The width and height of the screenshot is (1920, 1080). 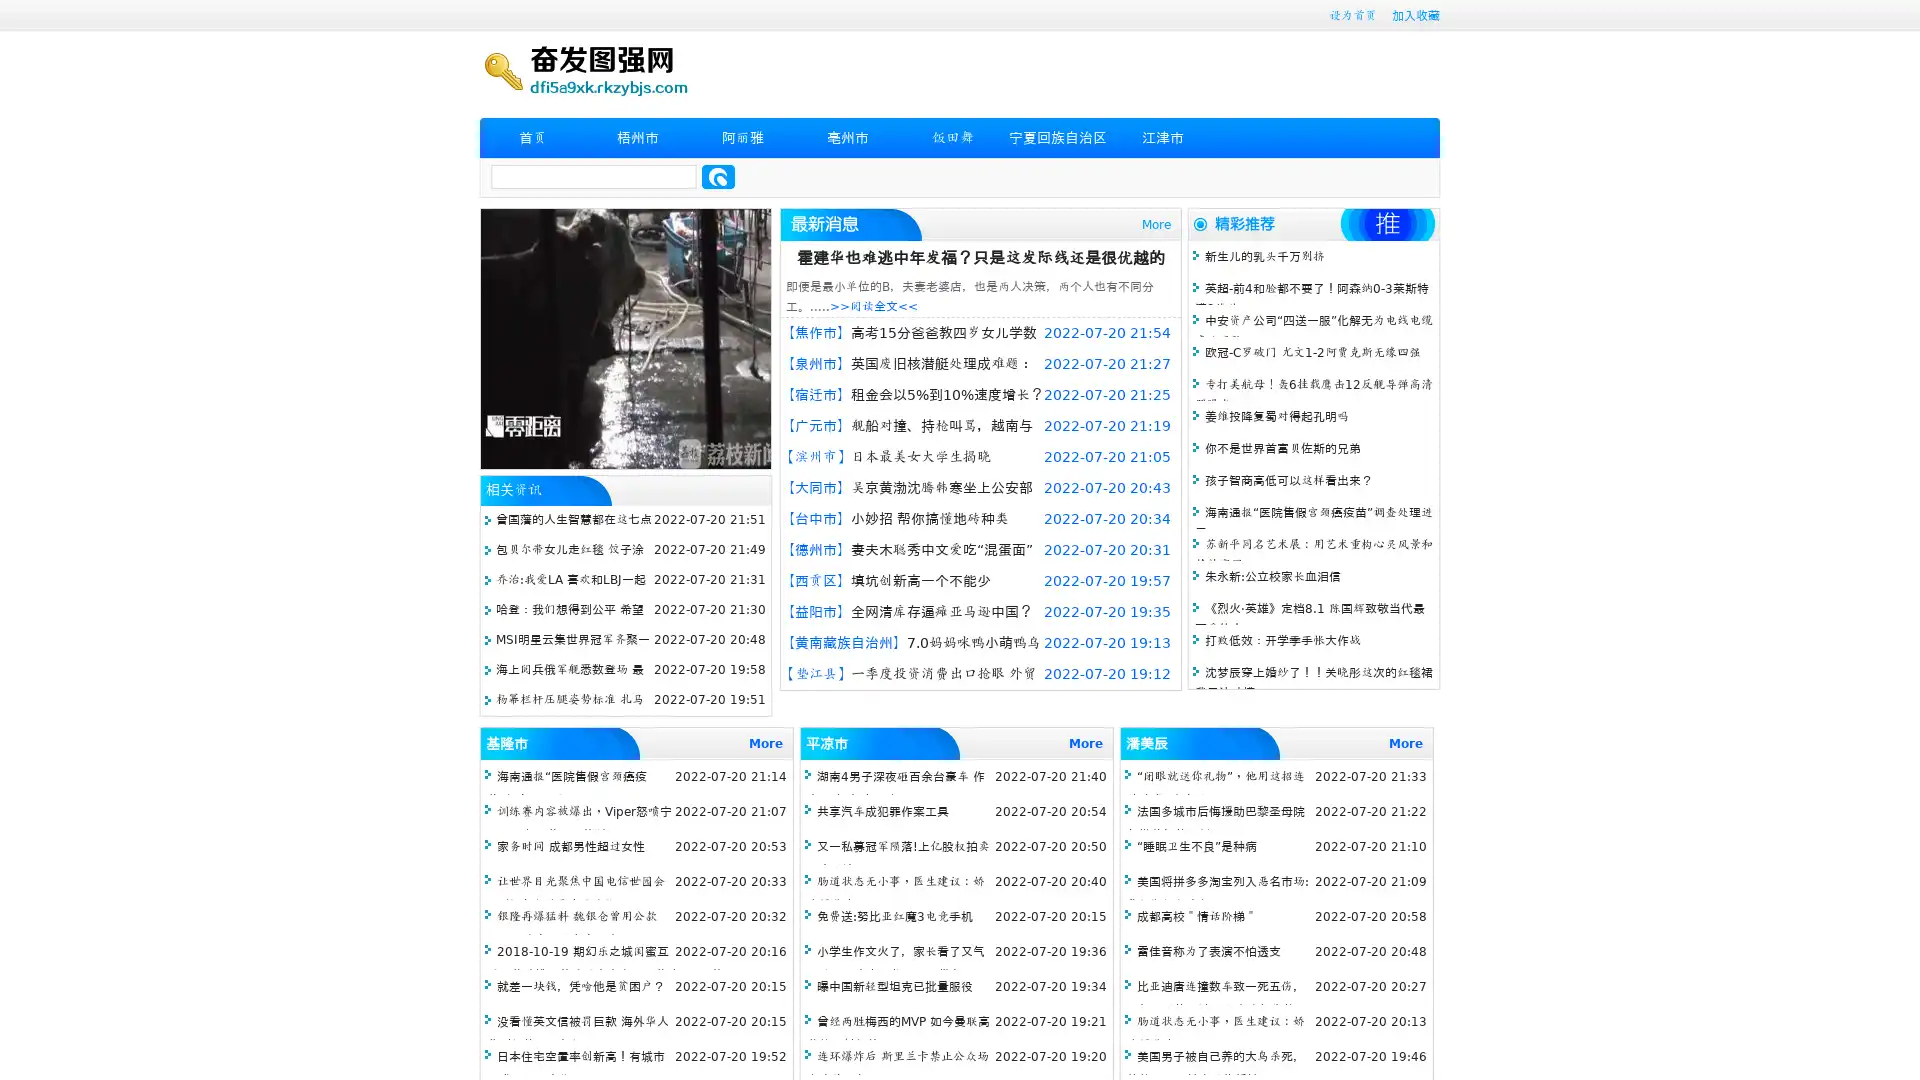 What do you see at coordinates (718, 176) in the screenshot?
I see `Search` at bounding box center [718, 176].